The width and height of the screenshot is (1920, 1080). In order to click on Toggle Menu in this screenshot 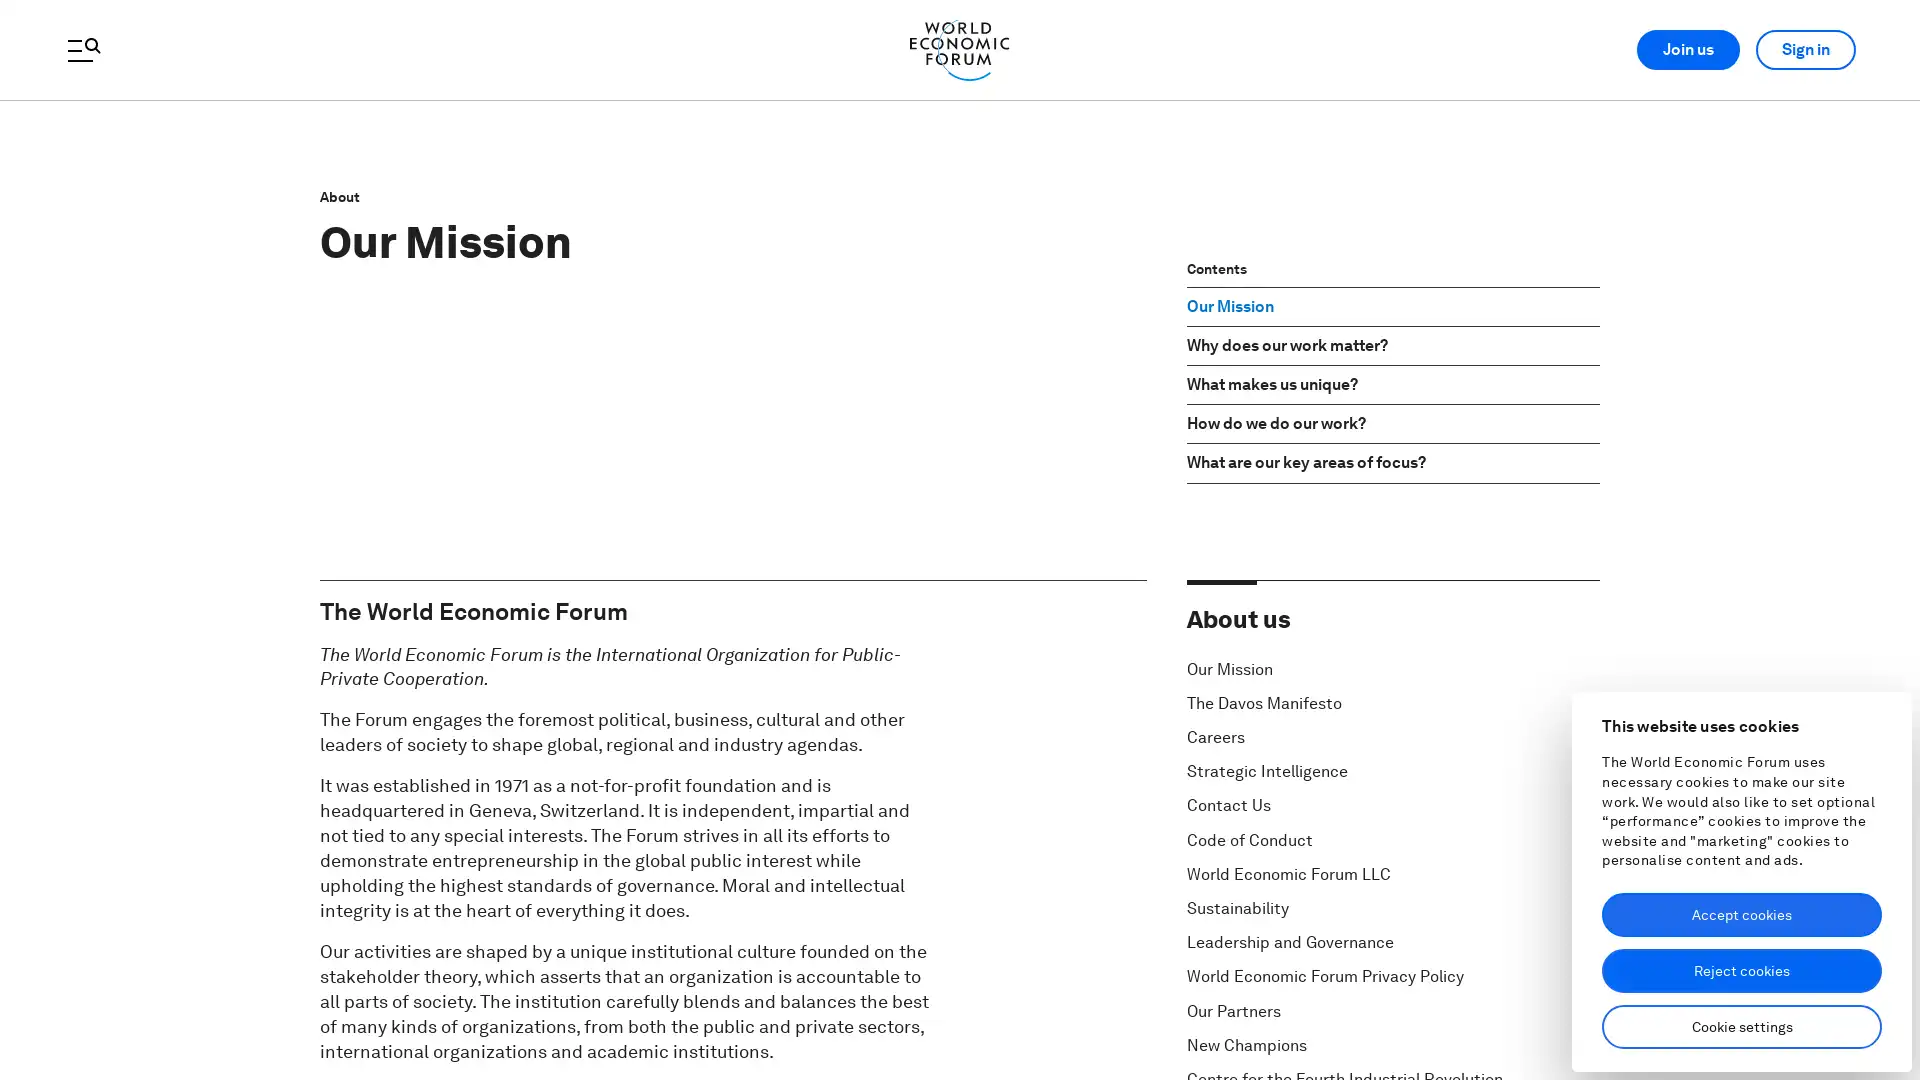, I will do `click(82, 49)`.